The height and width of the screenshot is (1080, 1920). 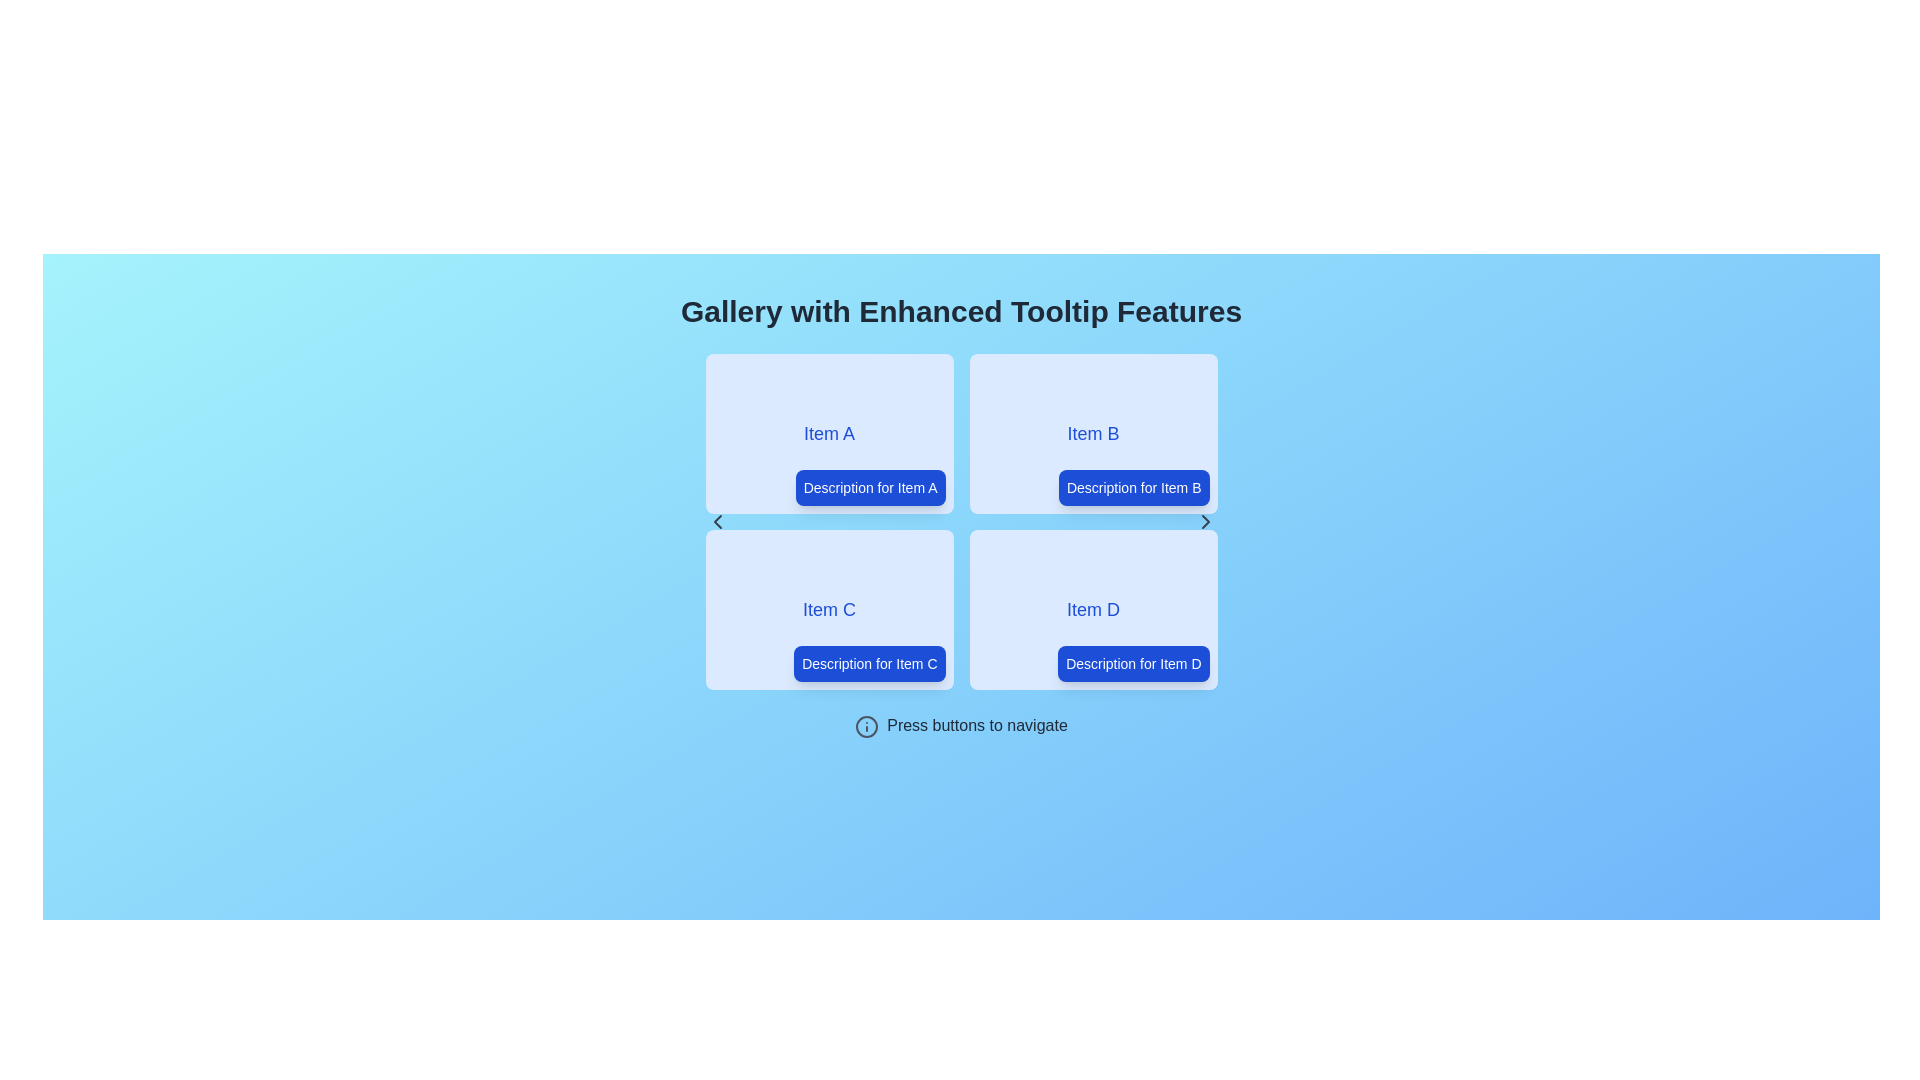 What do you see at coordinates (867, 726) in the screenshot?
I see `the small circular information icon with a gray outline located to the left of the text 'Press buttons to navigate'` at bounding box center [867, 726].